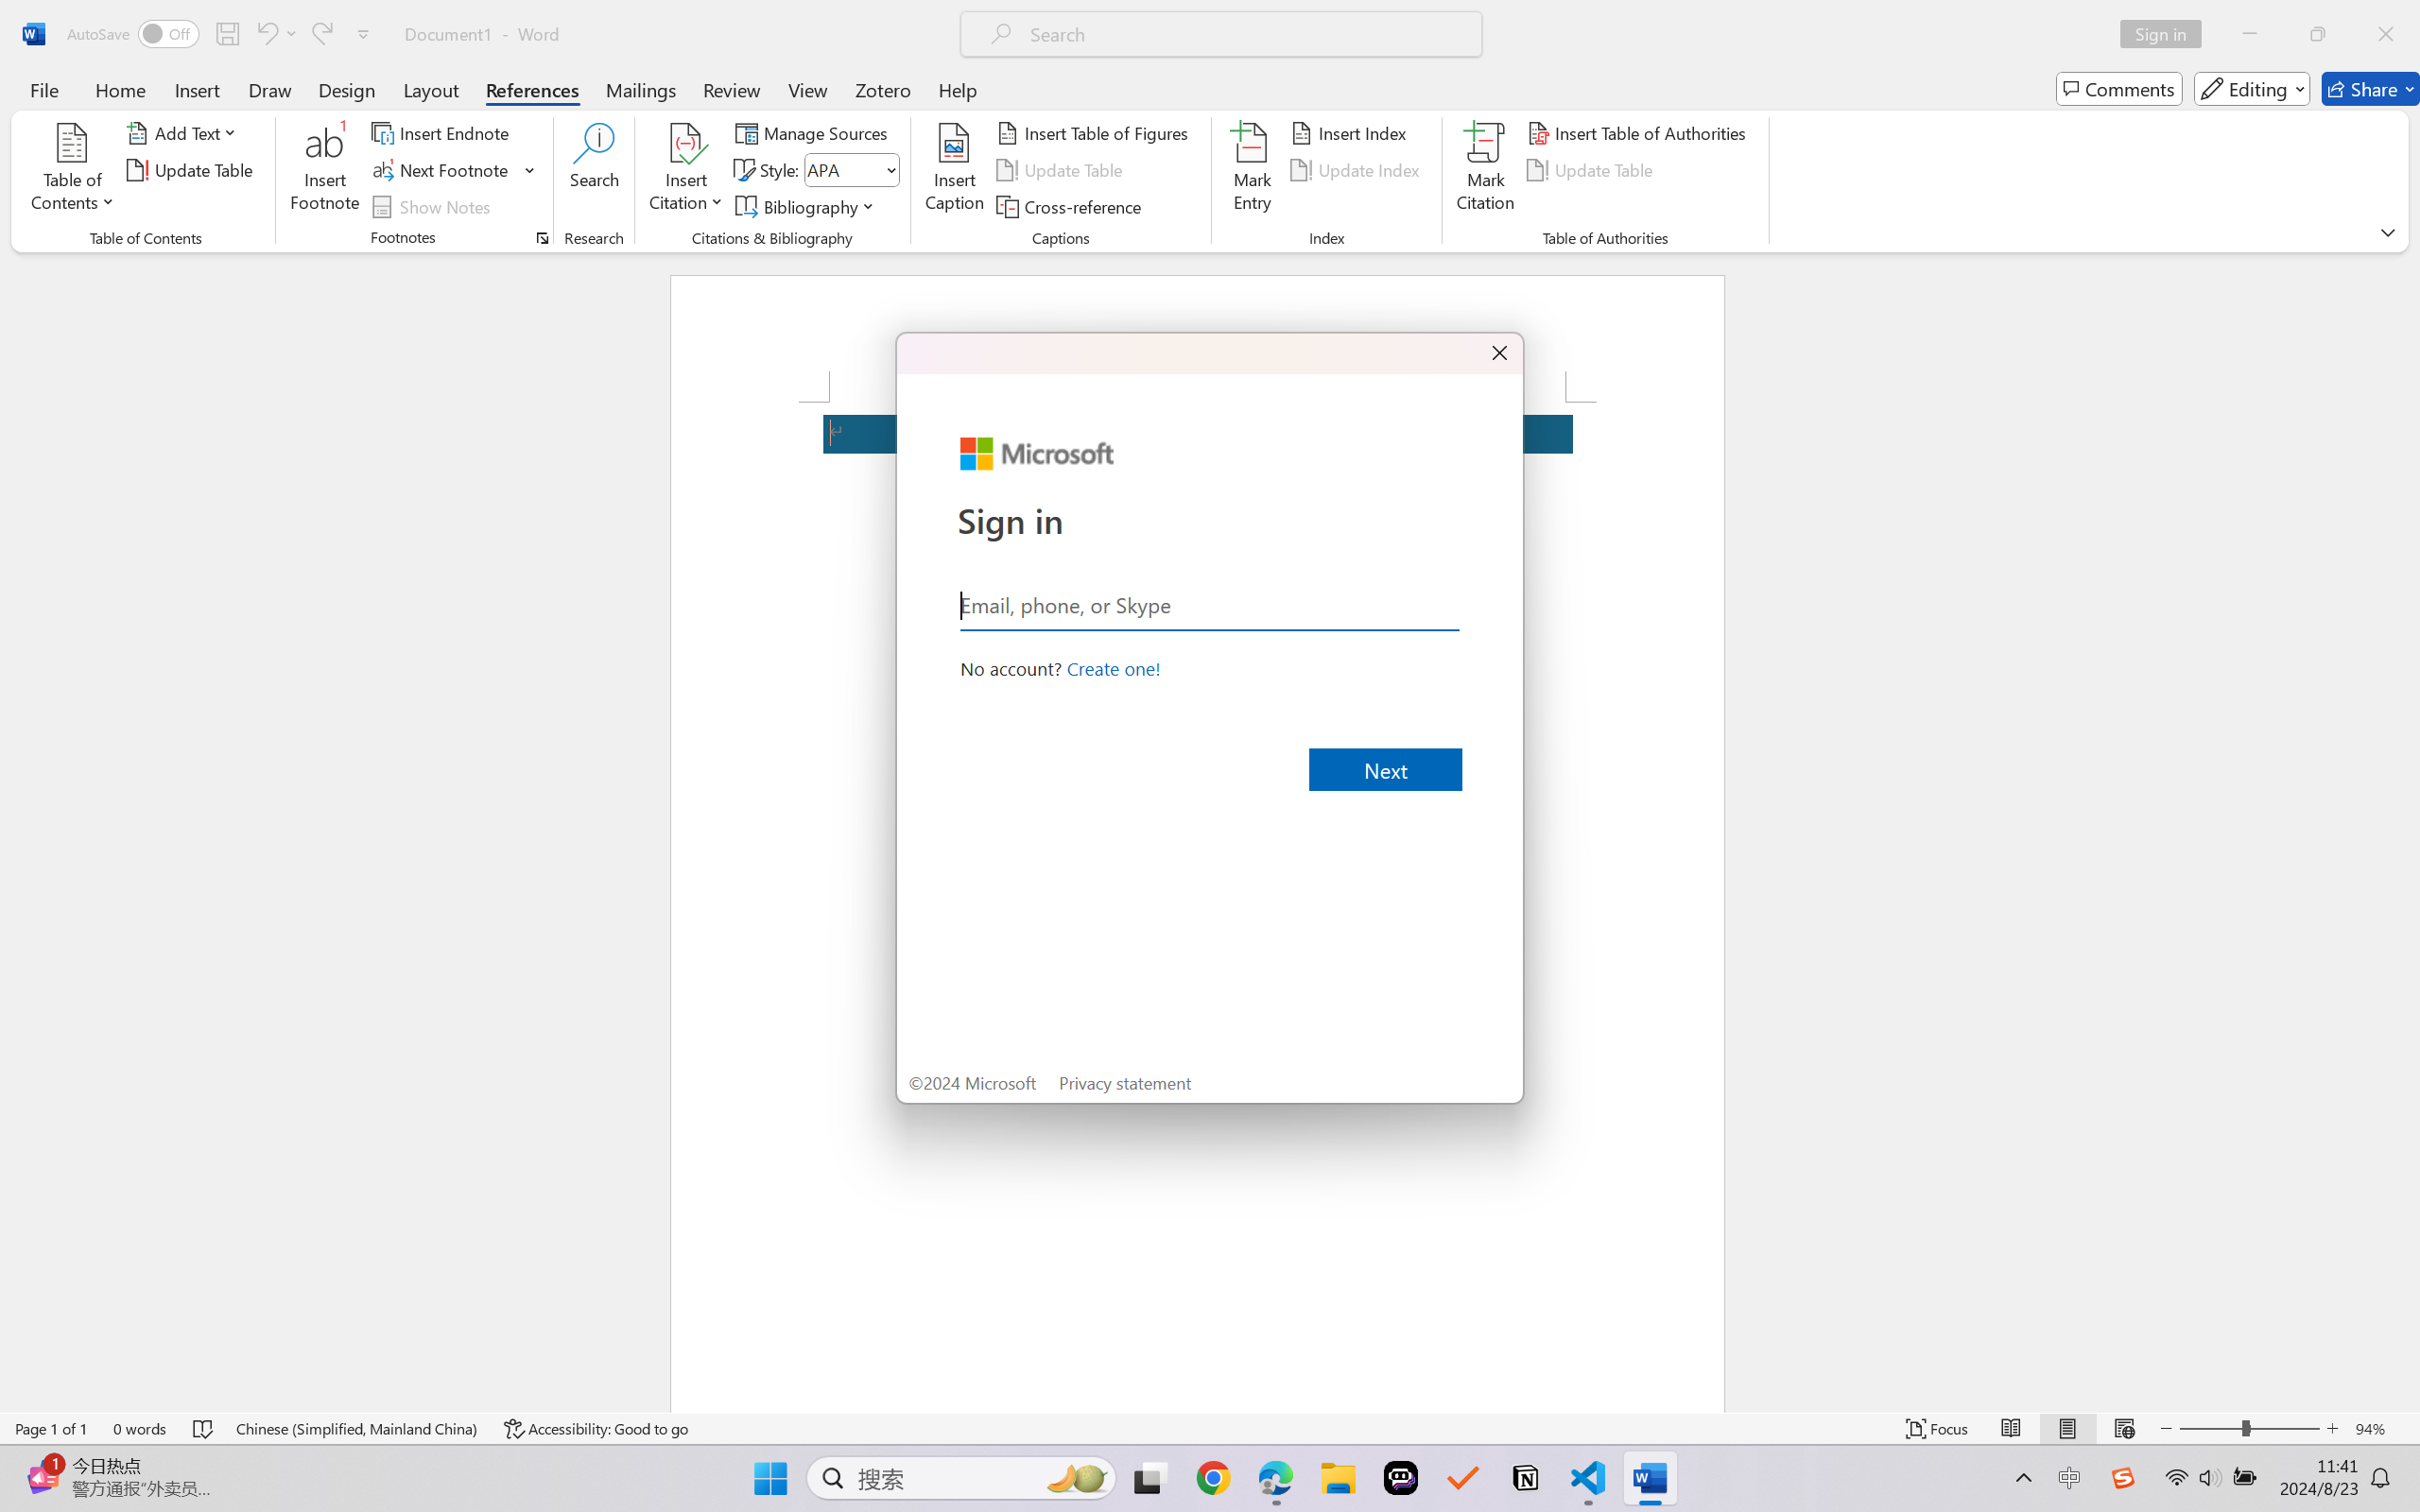  What do you see at coordinates (2168, 33) in the screenshot?
I see `'Sign in'` at bounding box center [2168, 33].